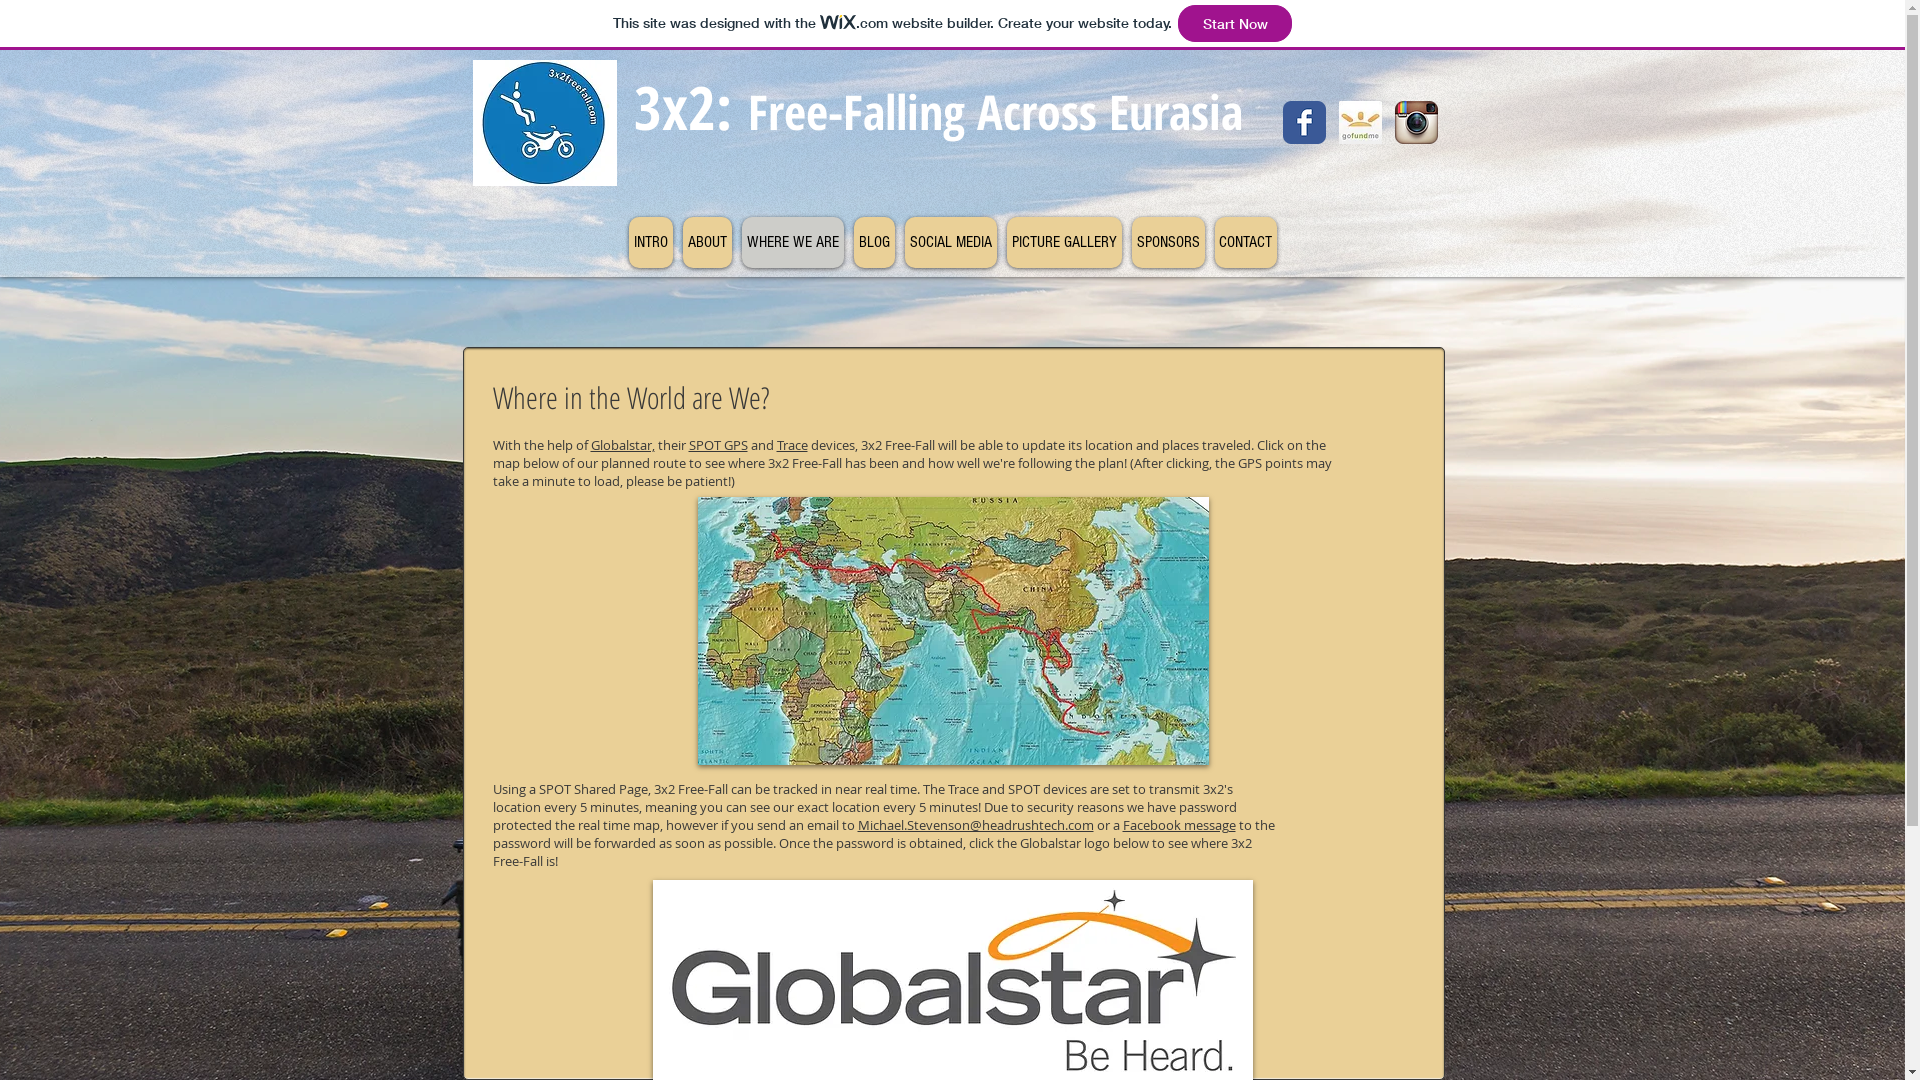 The image size is (1920, 1080). Describe the element at coordinates (975, 825) in the screenshot. I see `'Michael.Stevenson@headrushtech.com'` at that location.